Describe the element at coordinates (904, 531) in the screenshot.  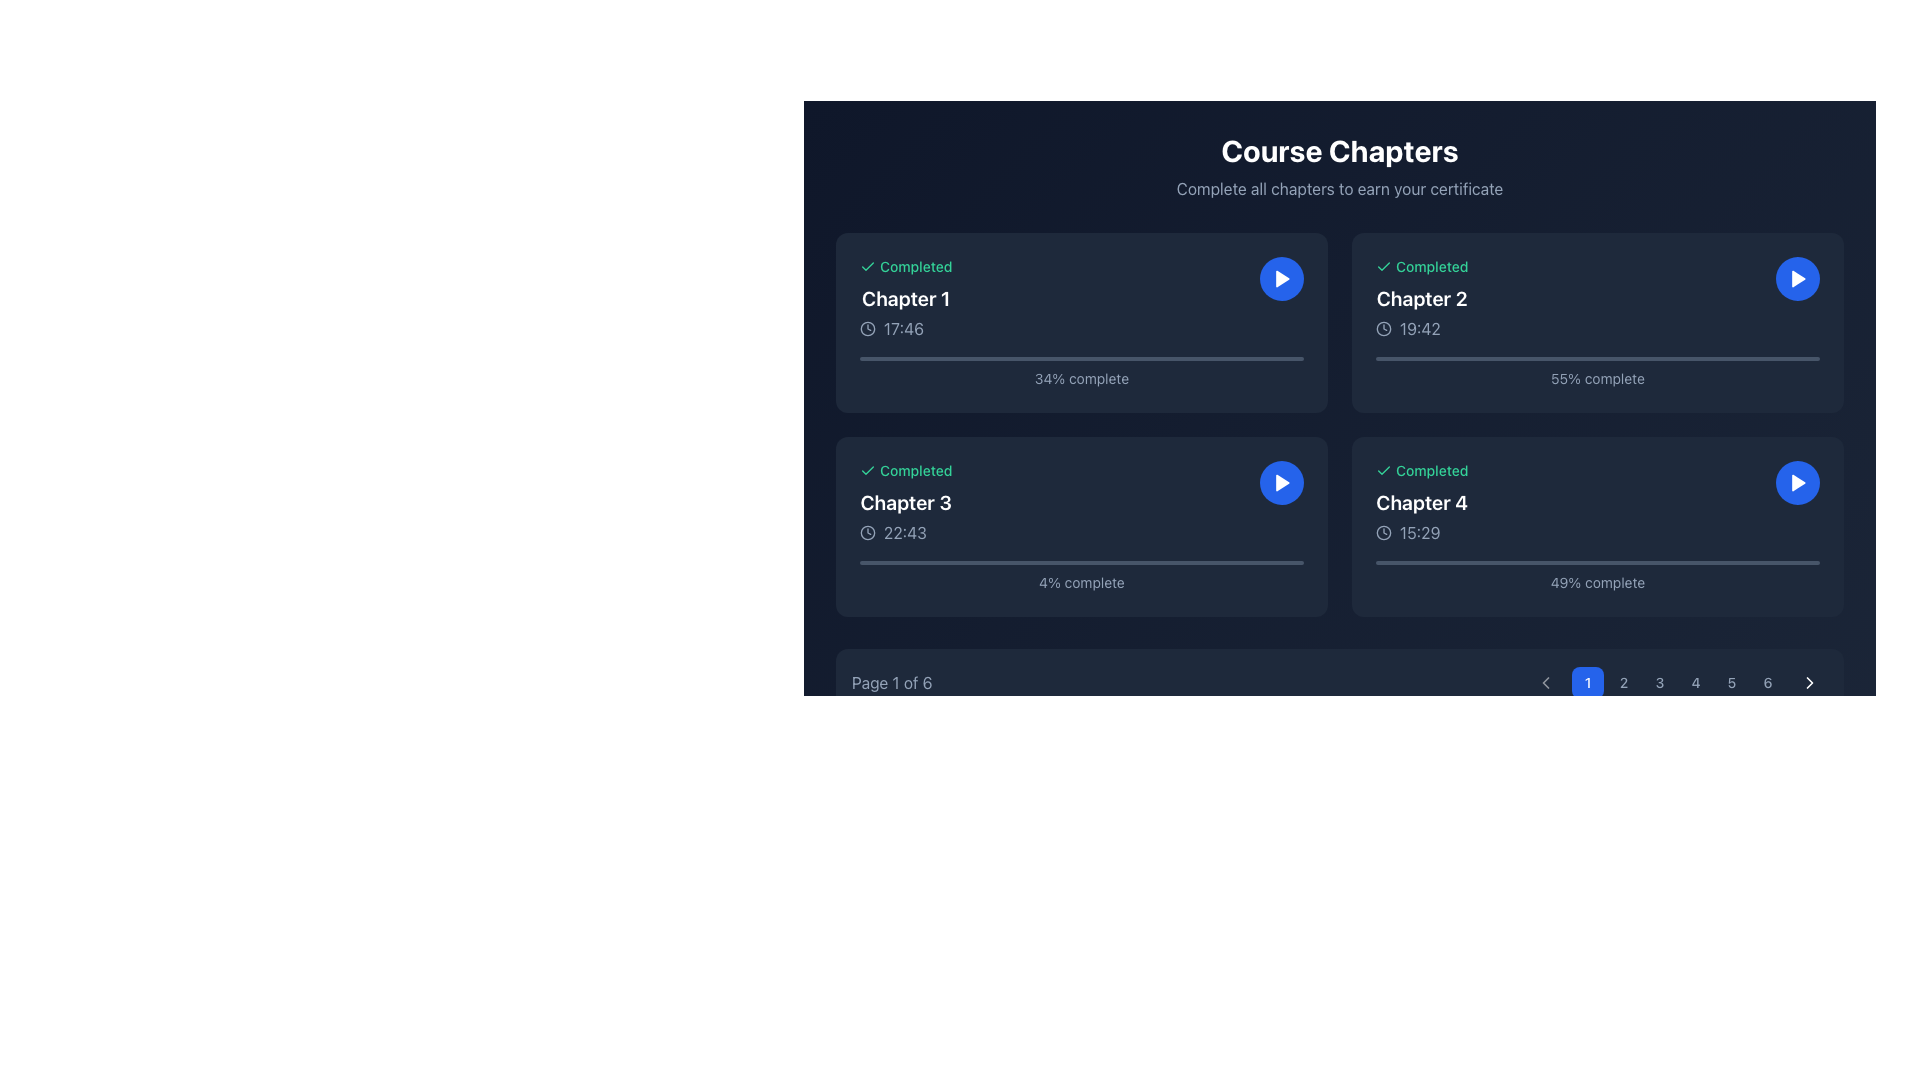
I see `the text displaying the time '22:43' located in the lower section of the card labeled 'Chapter 3', beside a clock icon` at that location.